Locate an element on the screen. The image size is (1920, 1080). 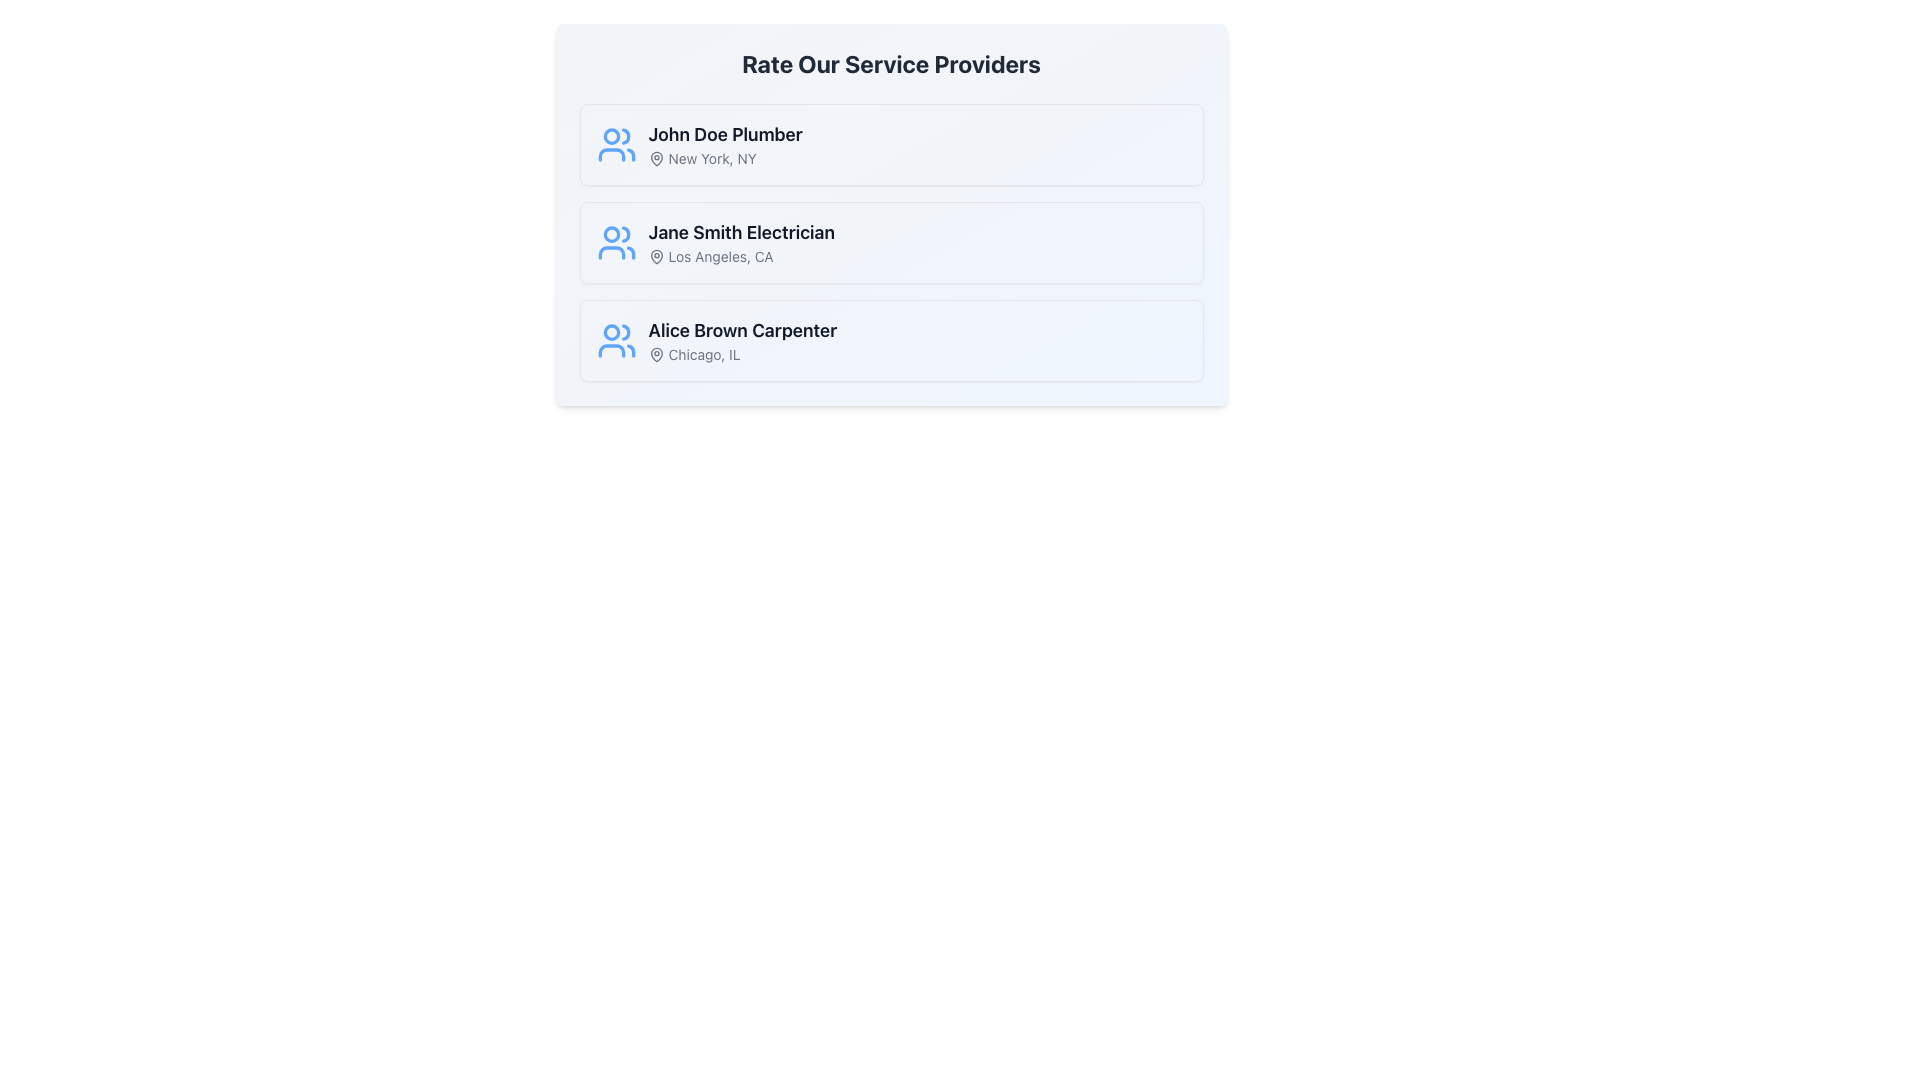
the label displaying the location of the individual mentioned, which is located directly beneath the 'Jane Smith Electrician' text is located at coordinates (740, 256).